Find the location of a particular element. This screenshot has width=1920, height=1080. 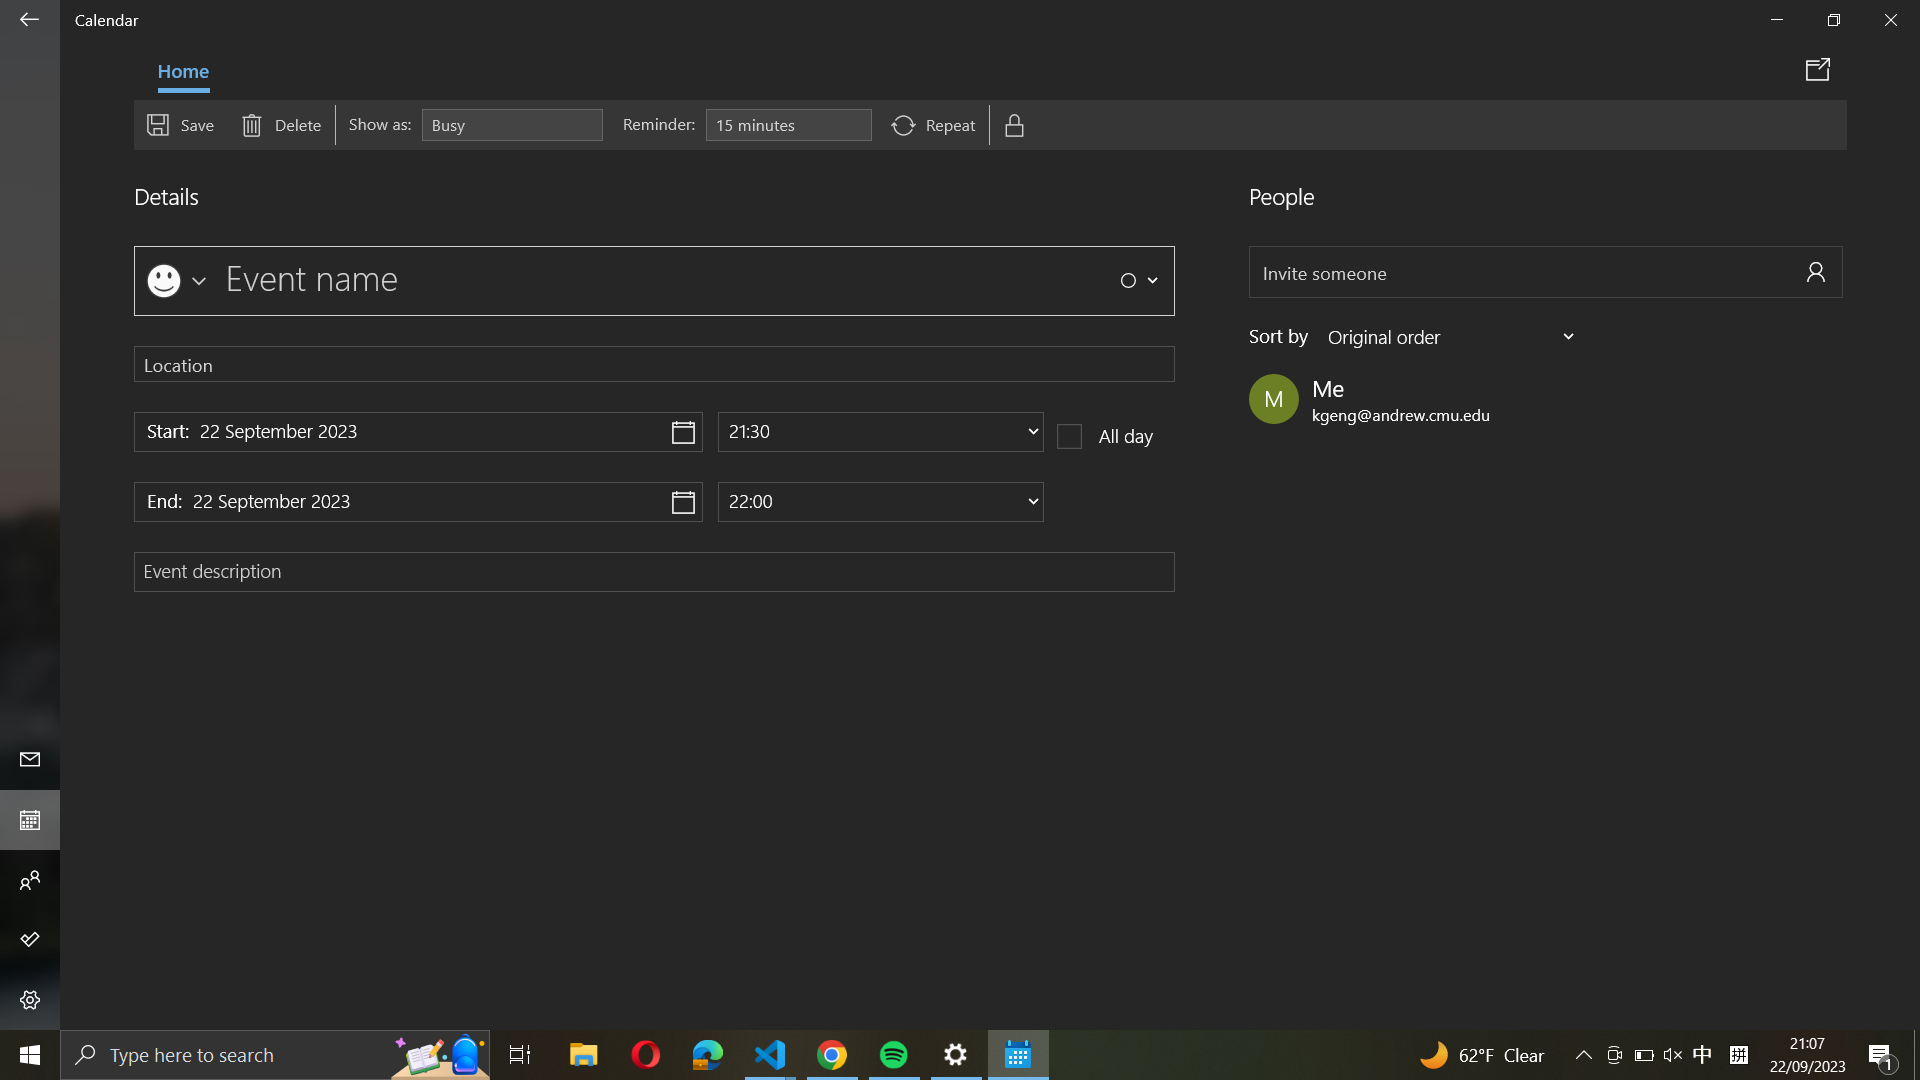

the feature to input conclusion date is located at coordinates (416, 499).